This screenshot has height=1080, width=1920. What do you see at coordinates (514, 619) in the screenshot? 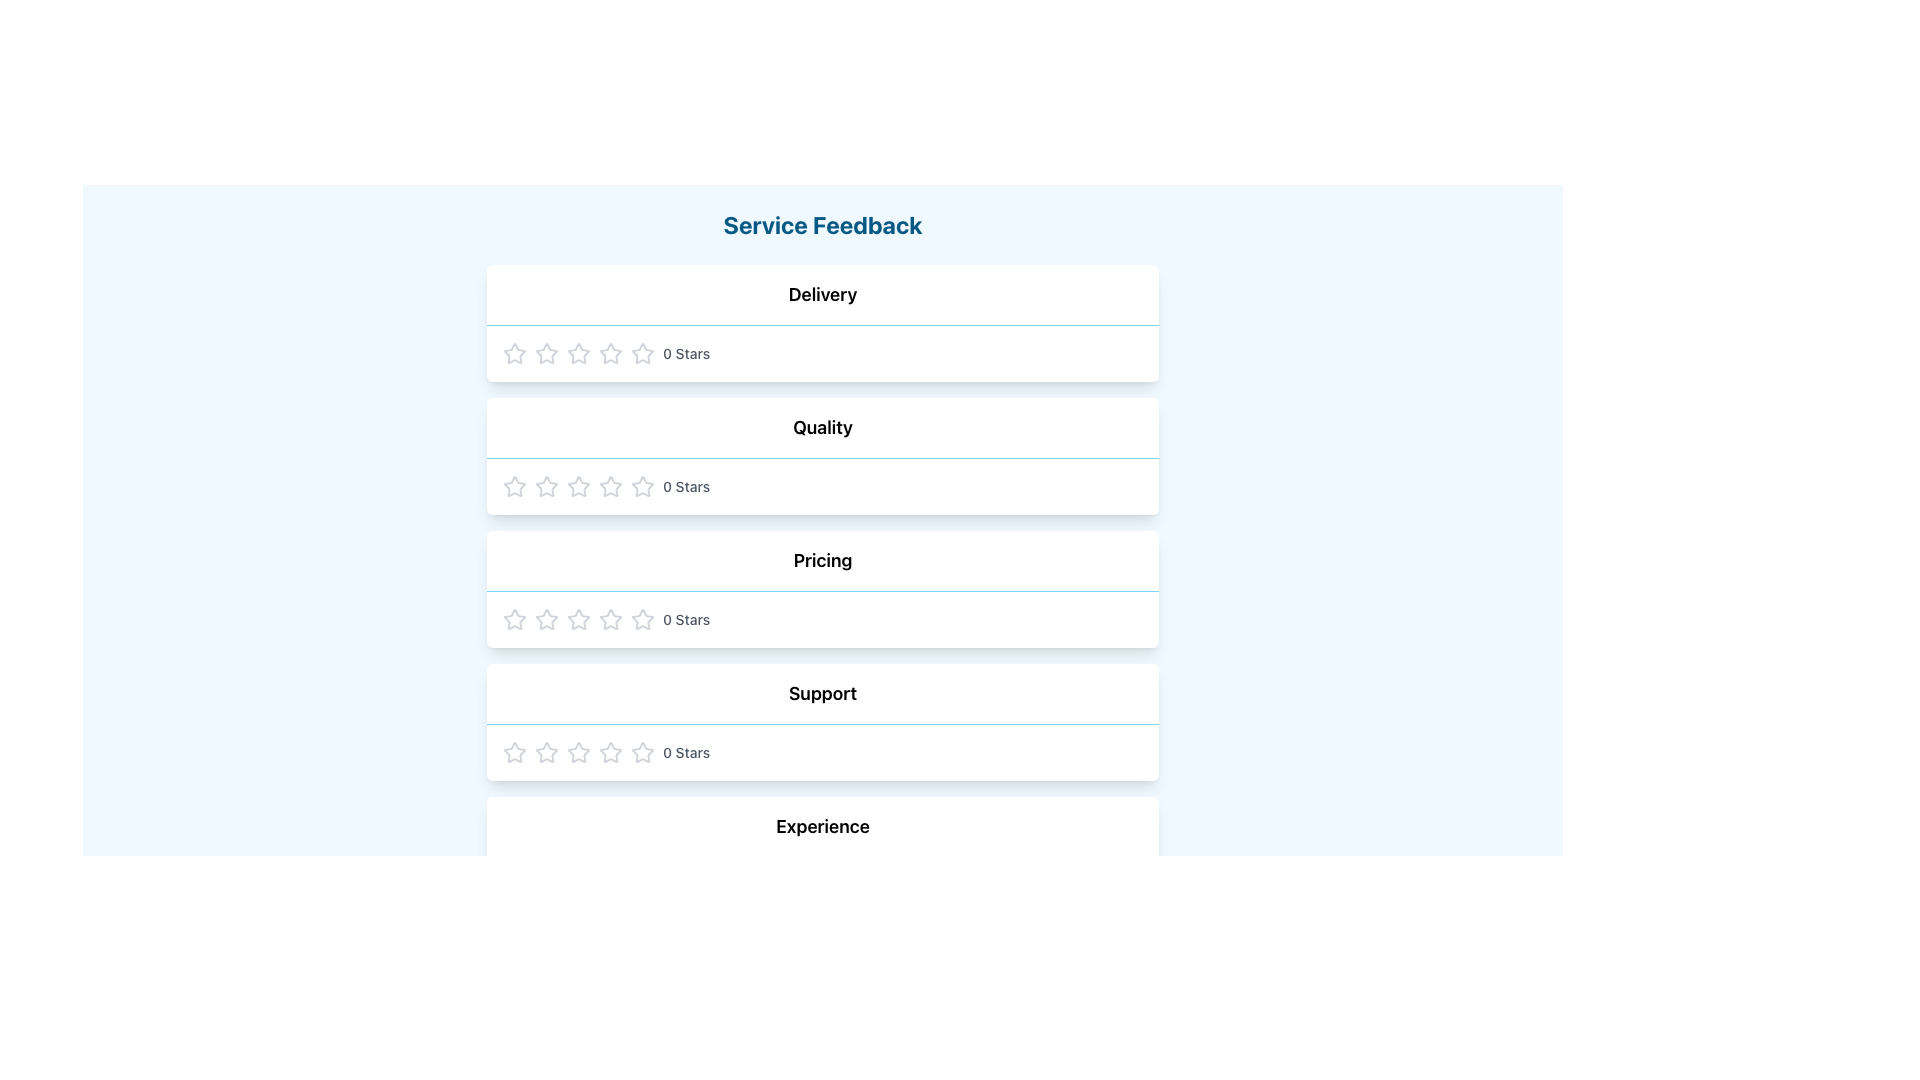
I see `the first star icon in the 'Pricing' section of the feedback form to rate it` at bounding box center [514, 619].